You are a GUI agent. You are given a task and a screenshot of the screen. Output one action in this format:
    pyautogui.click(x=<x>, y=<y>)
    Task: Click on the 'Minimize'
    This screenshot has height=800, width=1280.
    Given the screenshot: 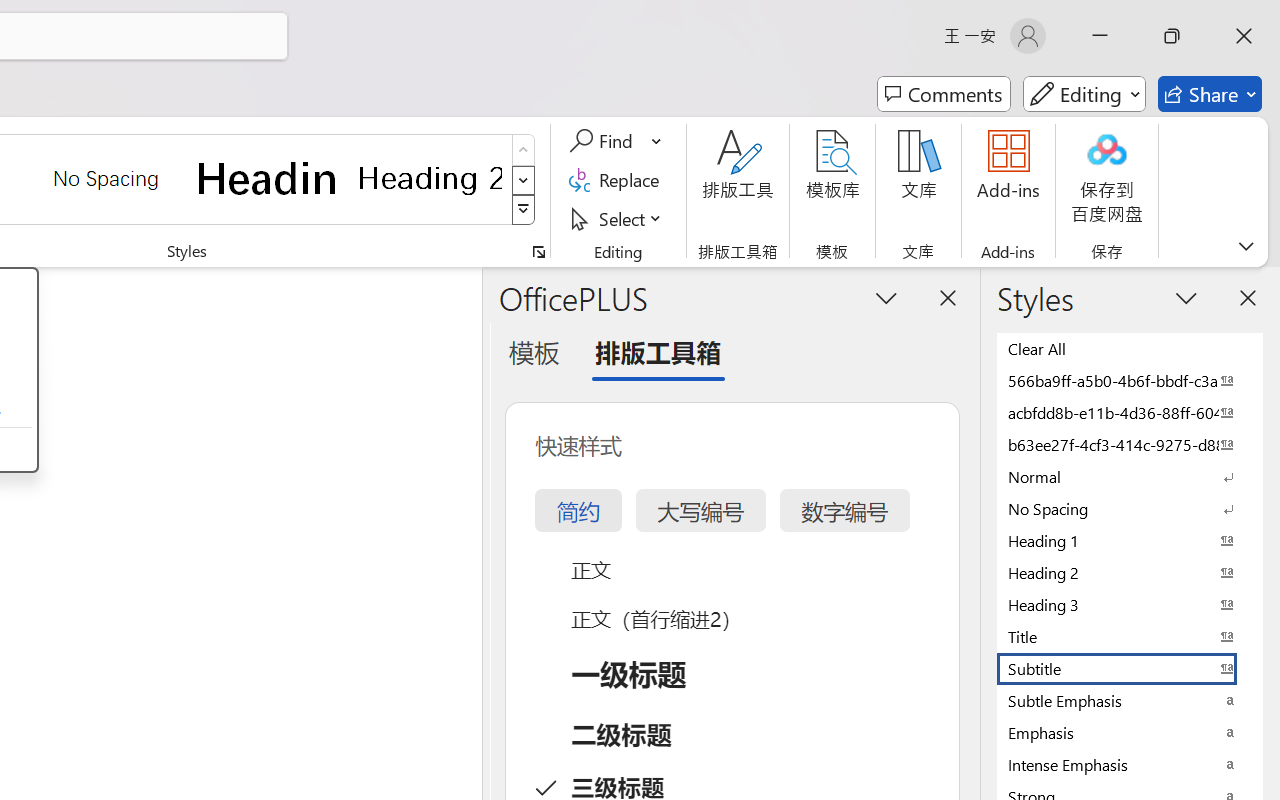 What is the action you would take?
    pyautogui.click(x=1099, y=35)
    